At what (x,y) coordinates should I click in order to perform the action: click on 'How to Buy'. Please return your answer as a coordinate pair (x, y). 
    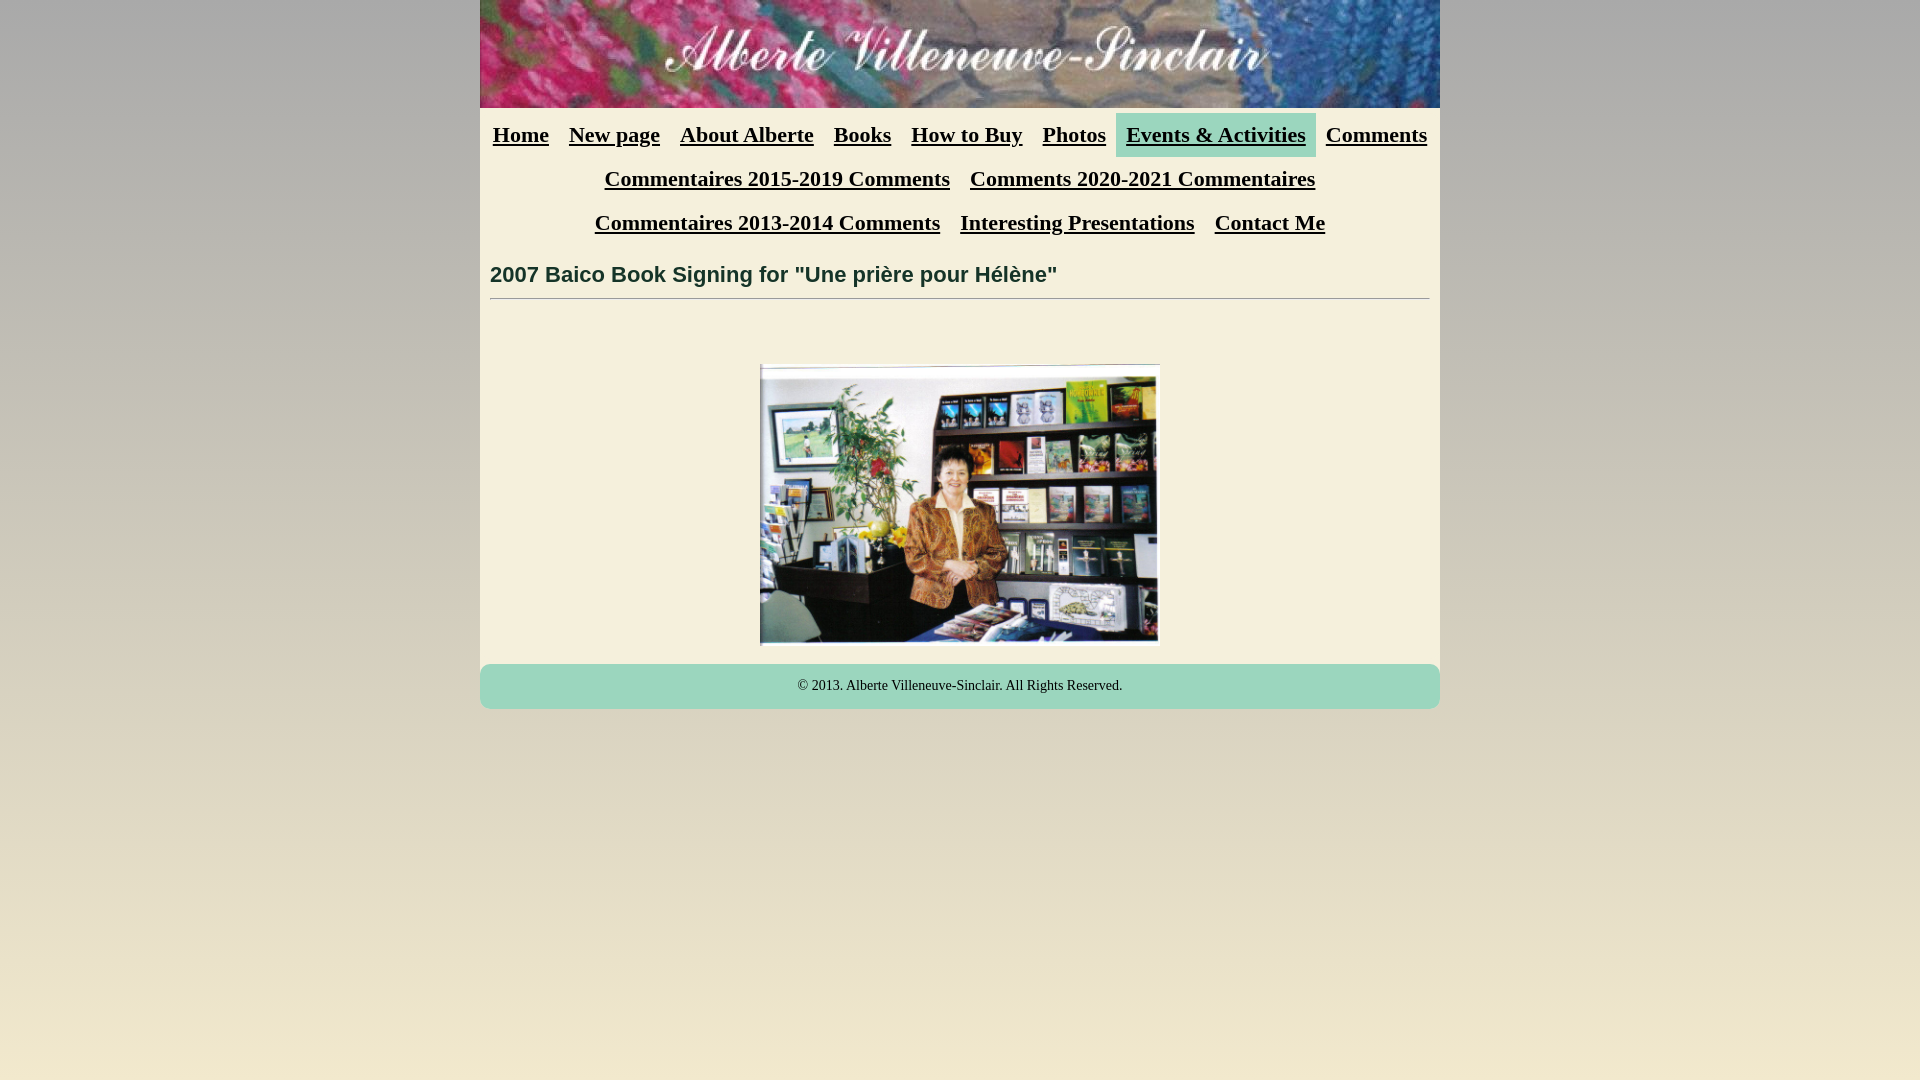
    Looking at the image, I should click on (966, 135).